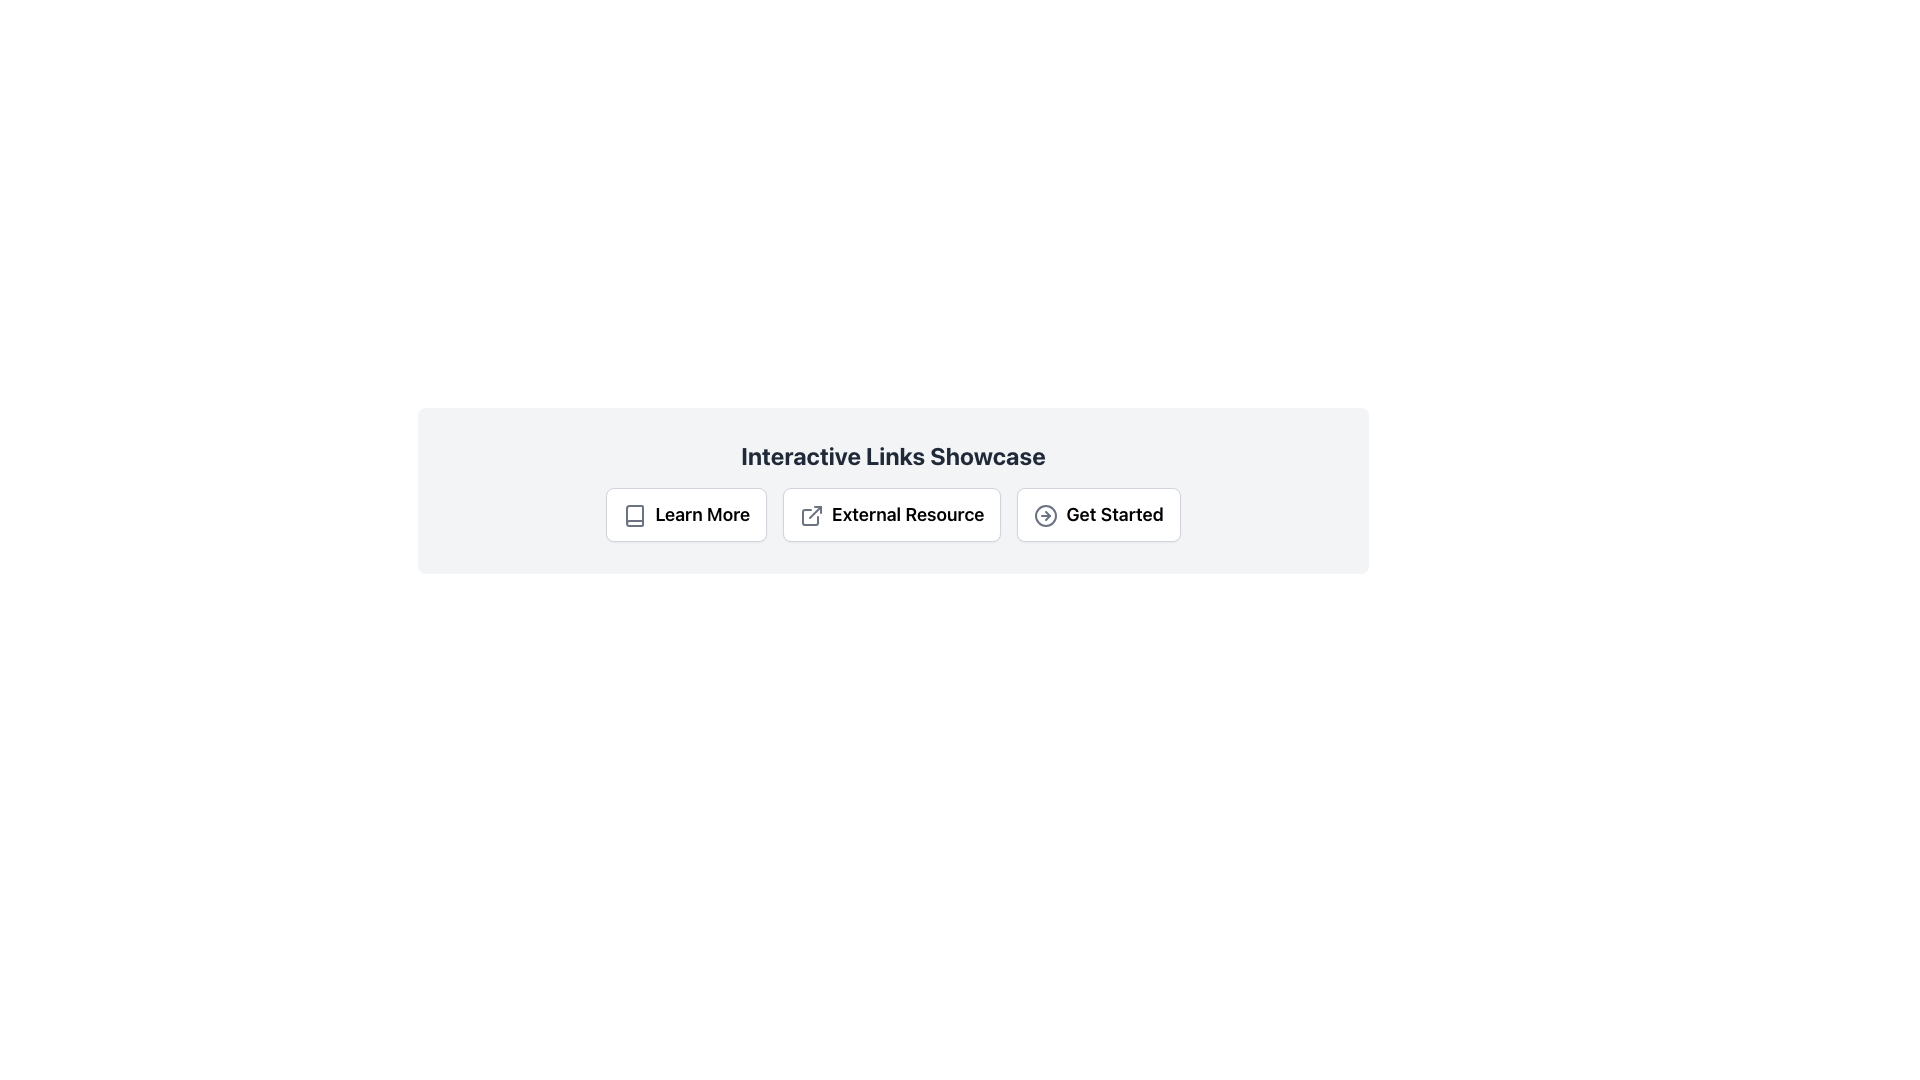 This screenshot has height=1080, width=1920. Describe the element at coordinates (686, 514) in the screenshot. I see `the 'Learn More' button` at that location.